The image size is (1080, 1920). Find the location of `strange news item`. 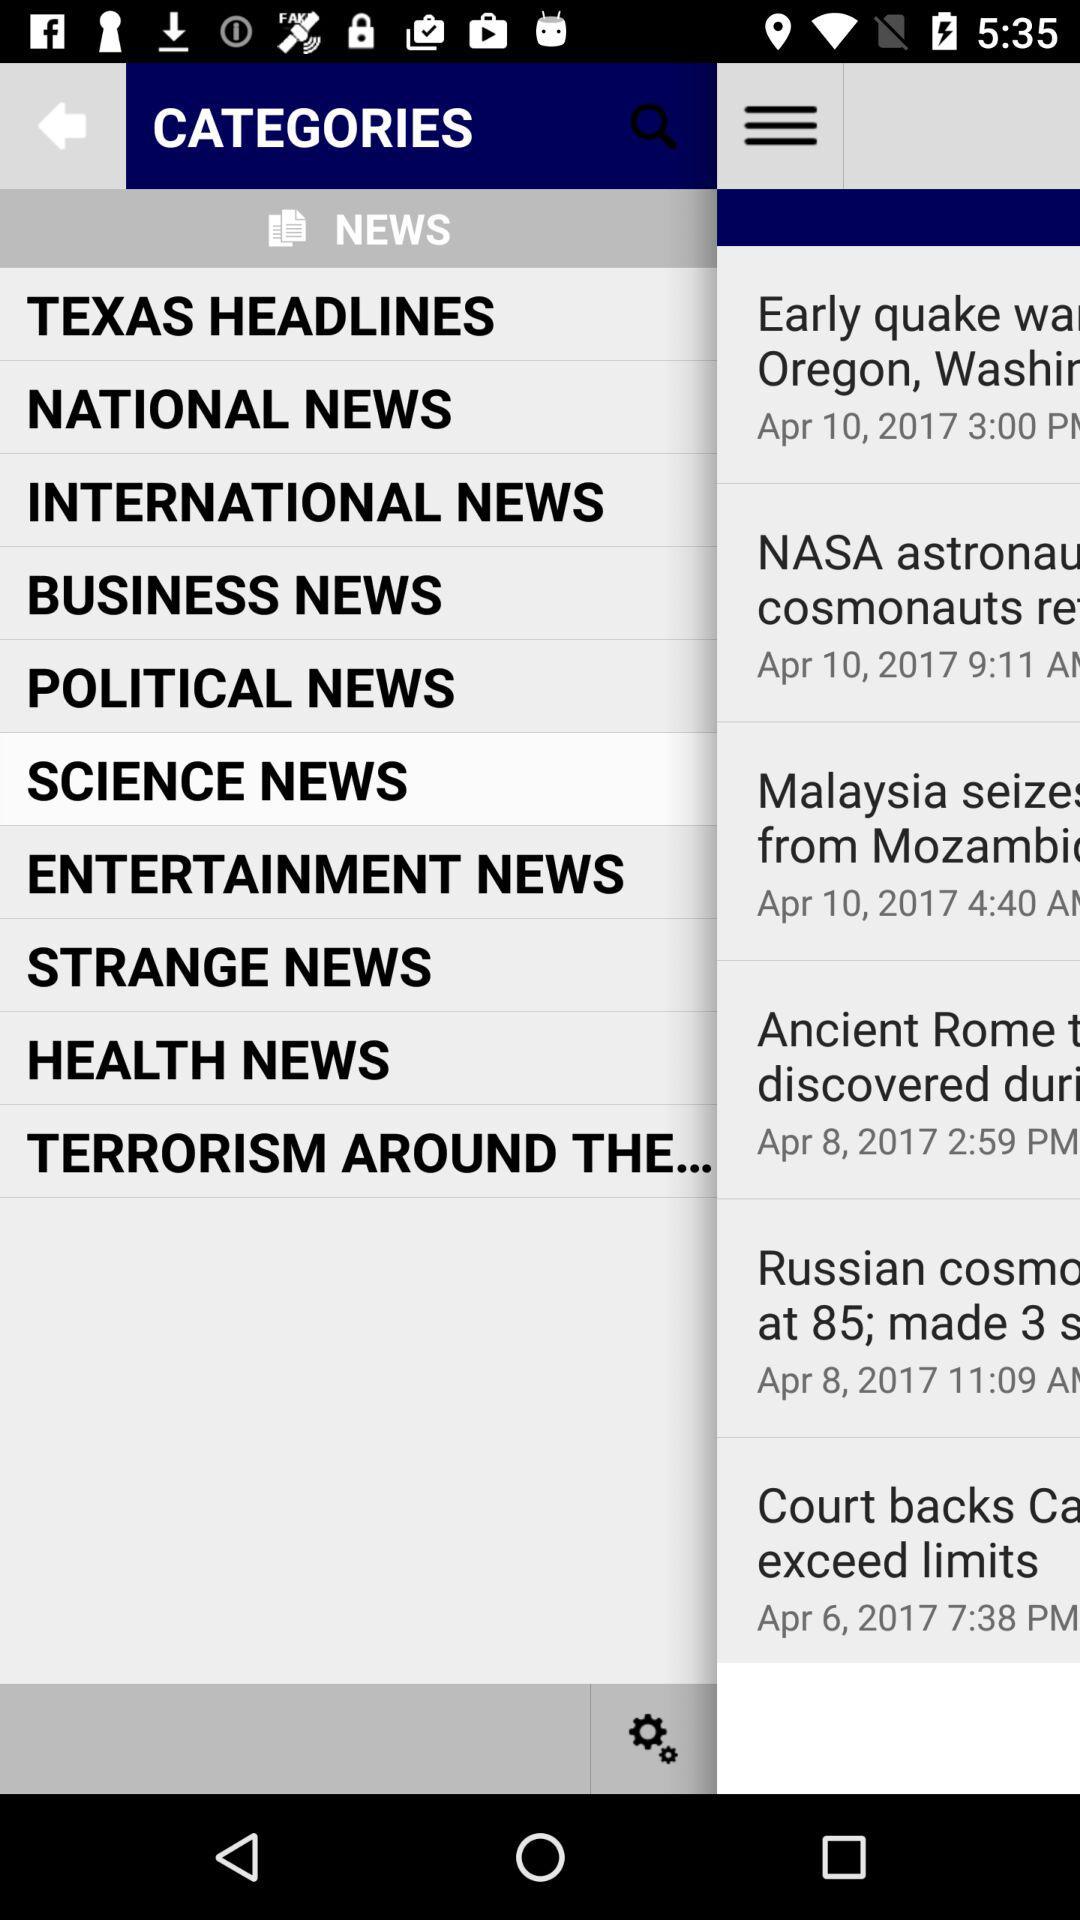

strange news item is located at coordinates (228, 964).